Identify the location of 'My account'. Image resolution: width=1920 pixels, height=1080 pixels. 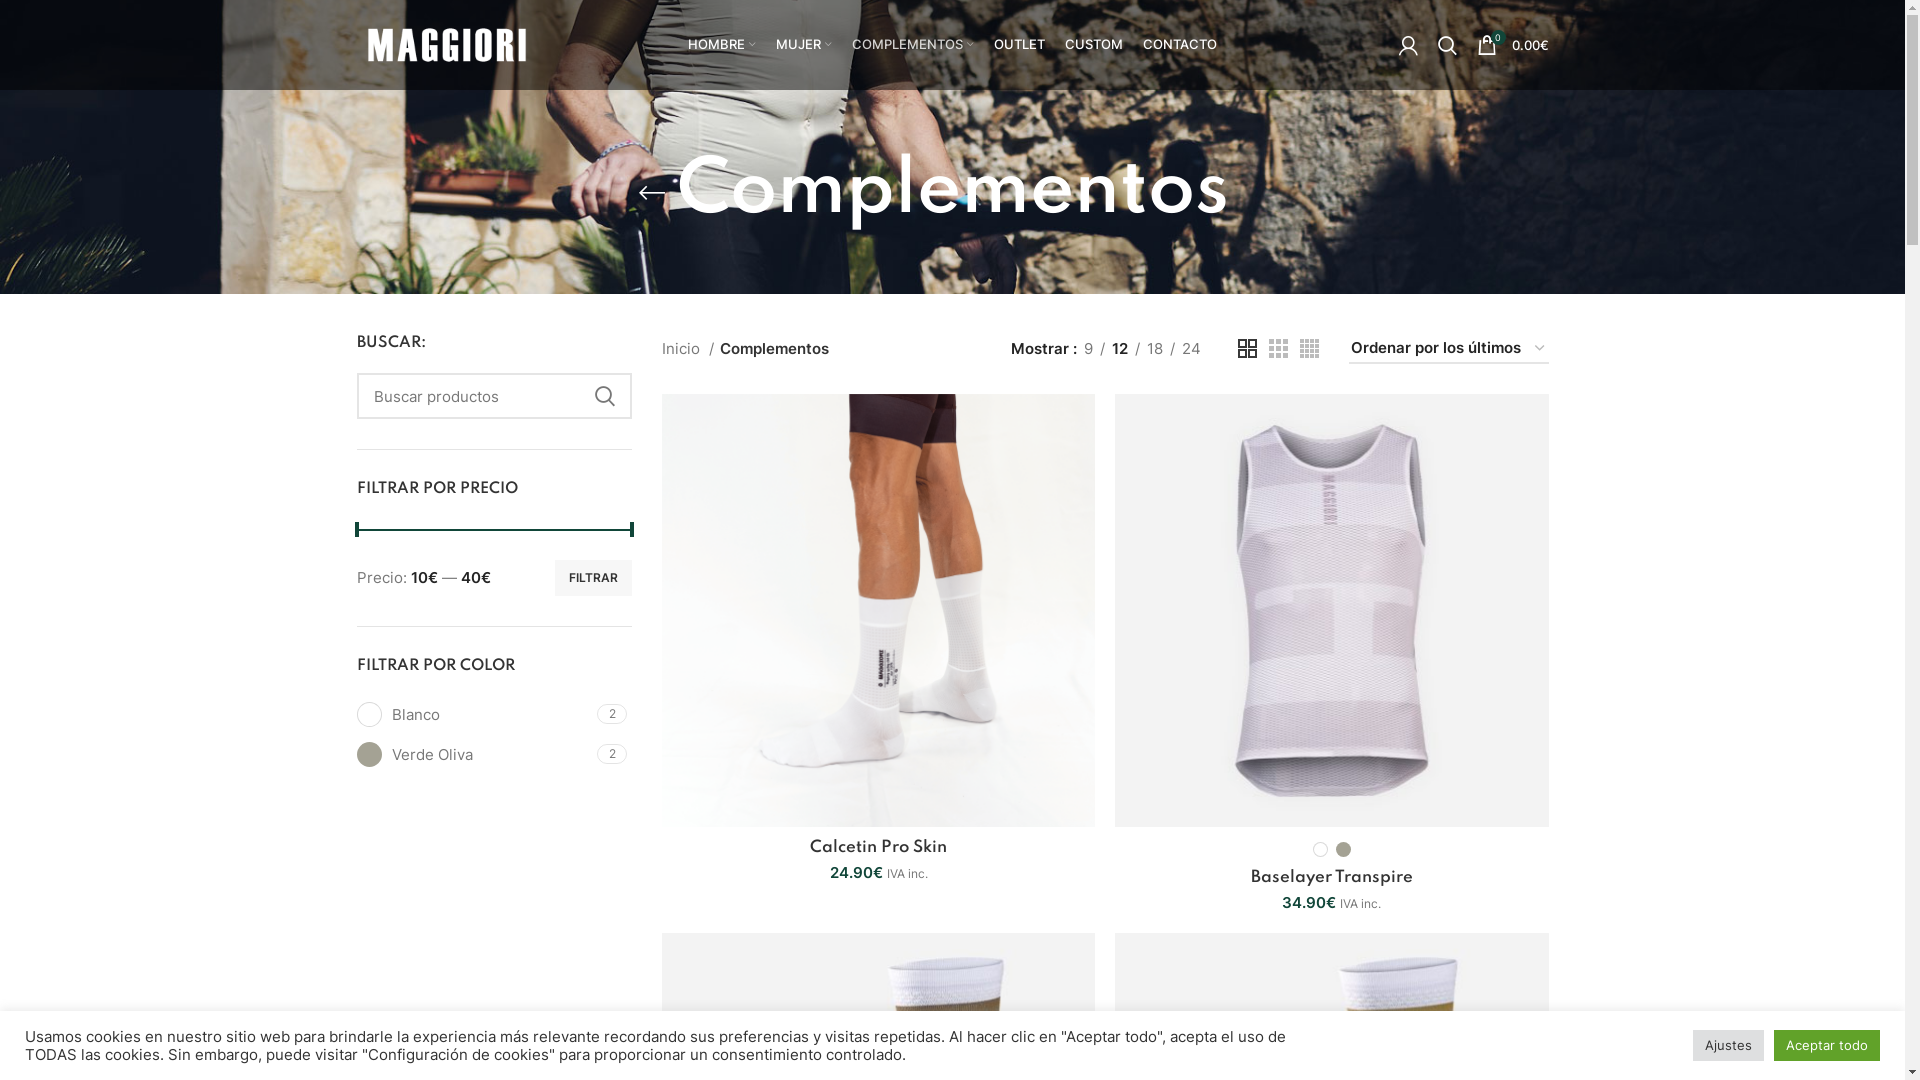
(1406, 45).